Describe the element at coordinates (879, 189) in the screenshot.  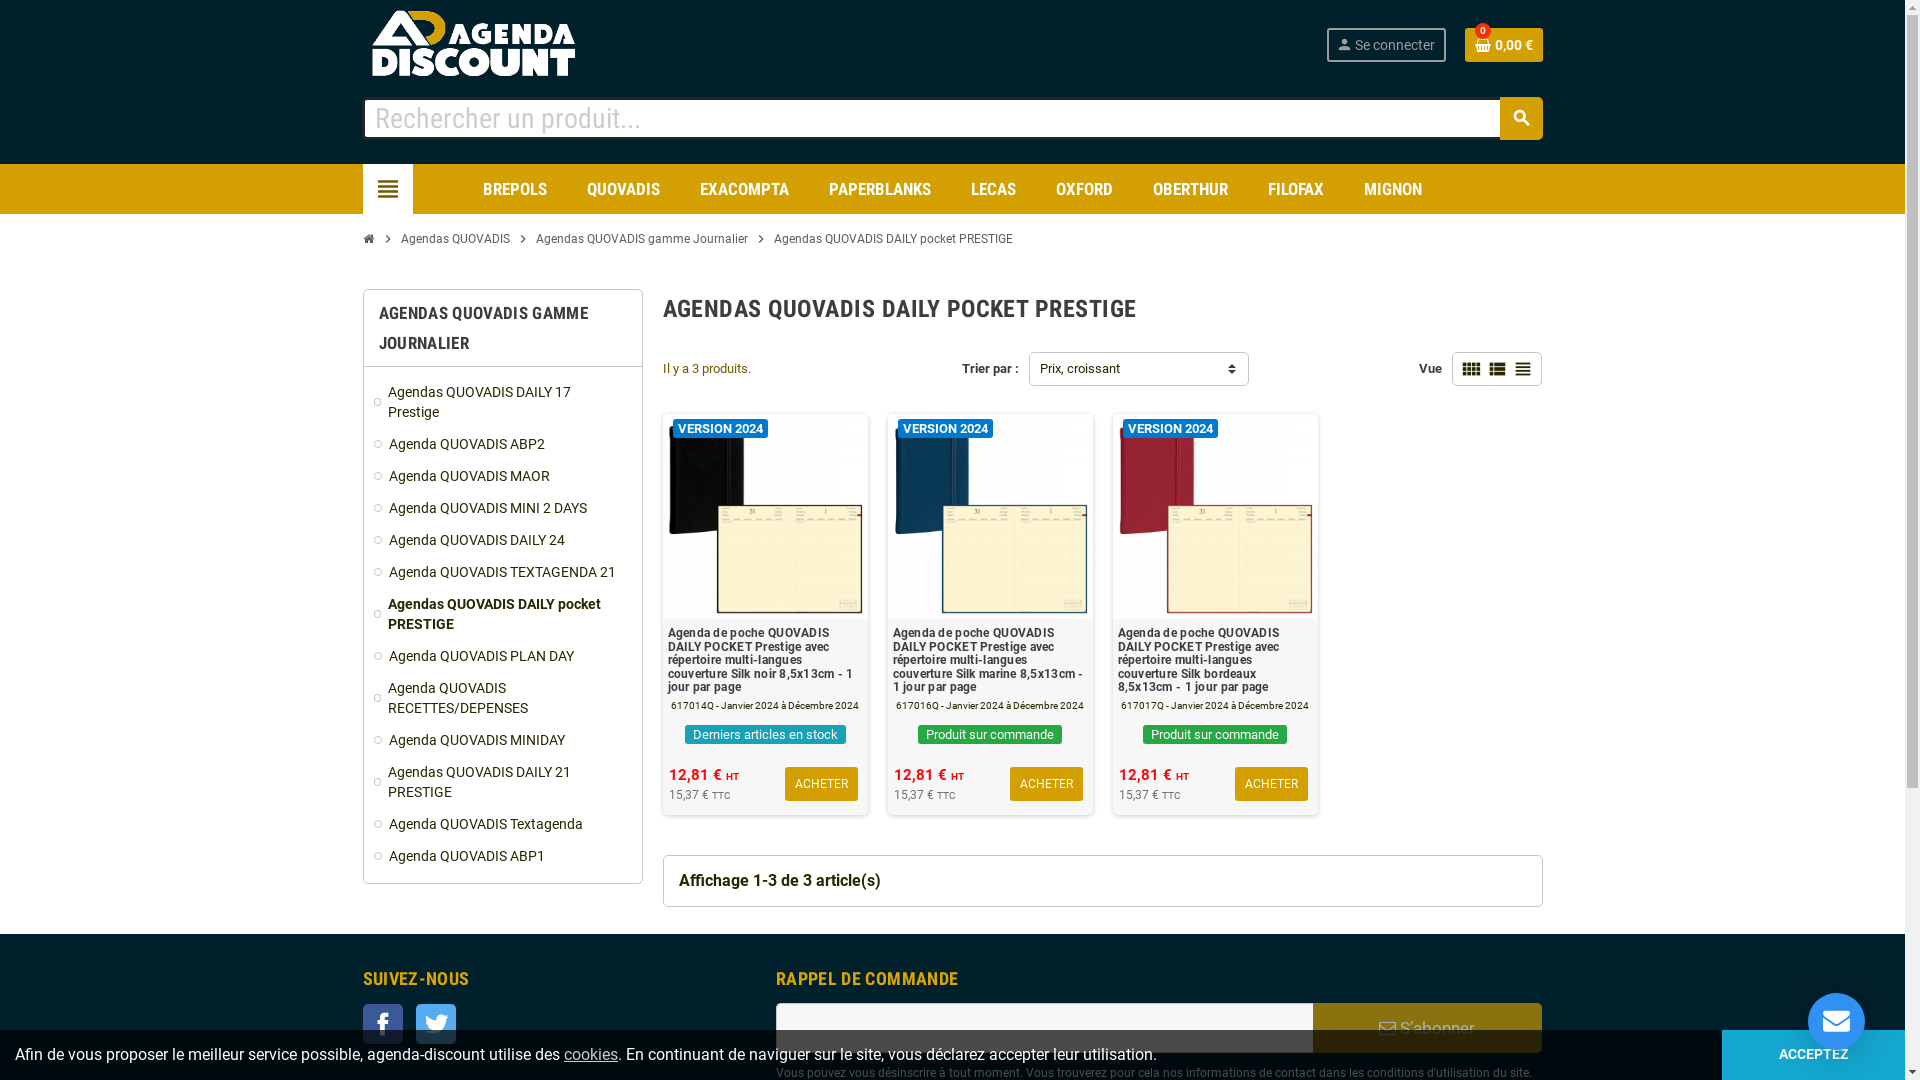
I see `'PAPERBLANKS'` at that location.